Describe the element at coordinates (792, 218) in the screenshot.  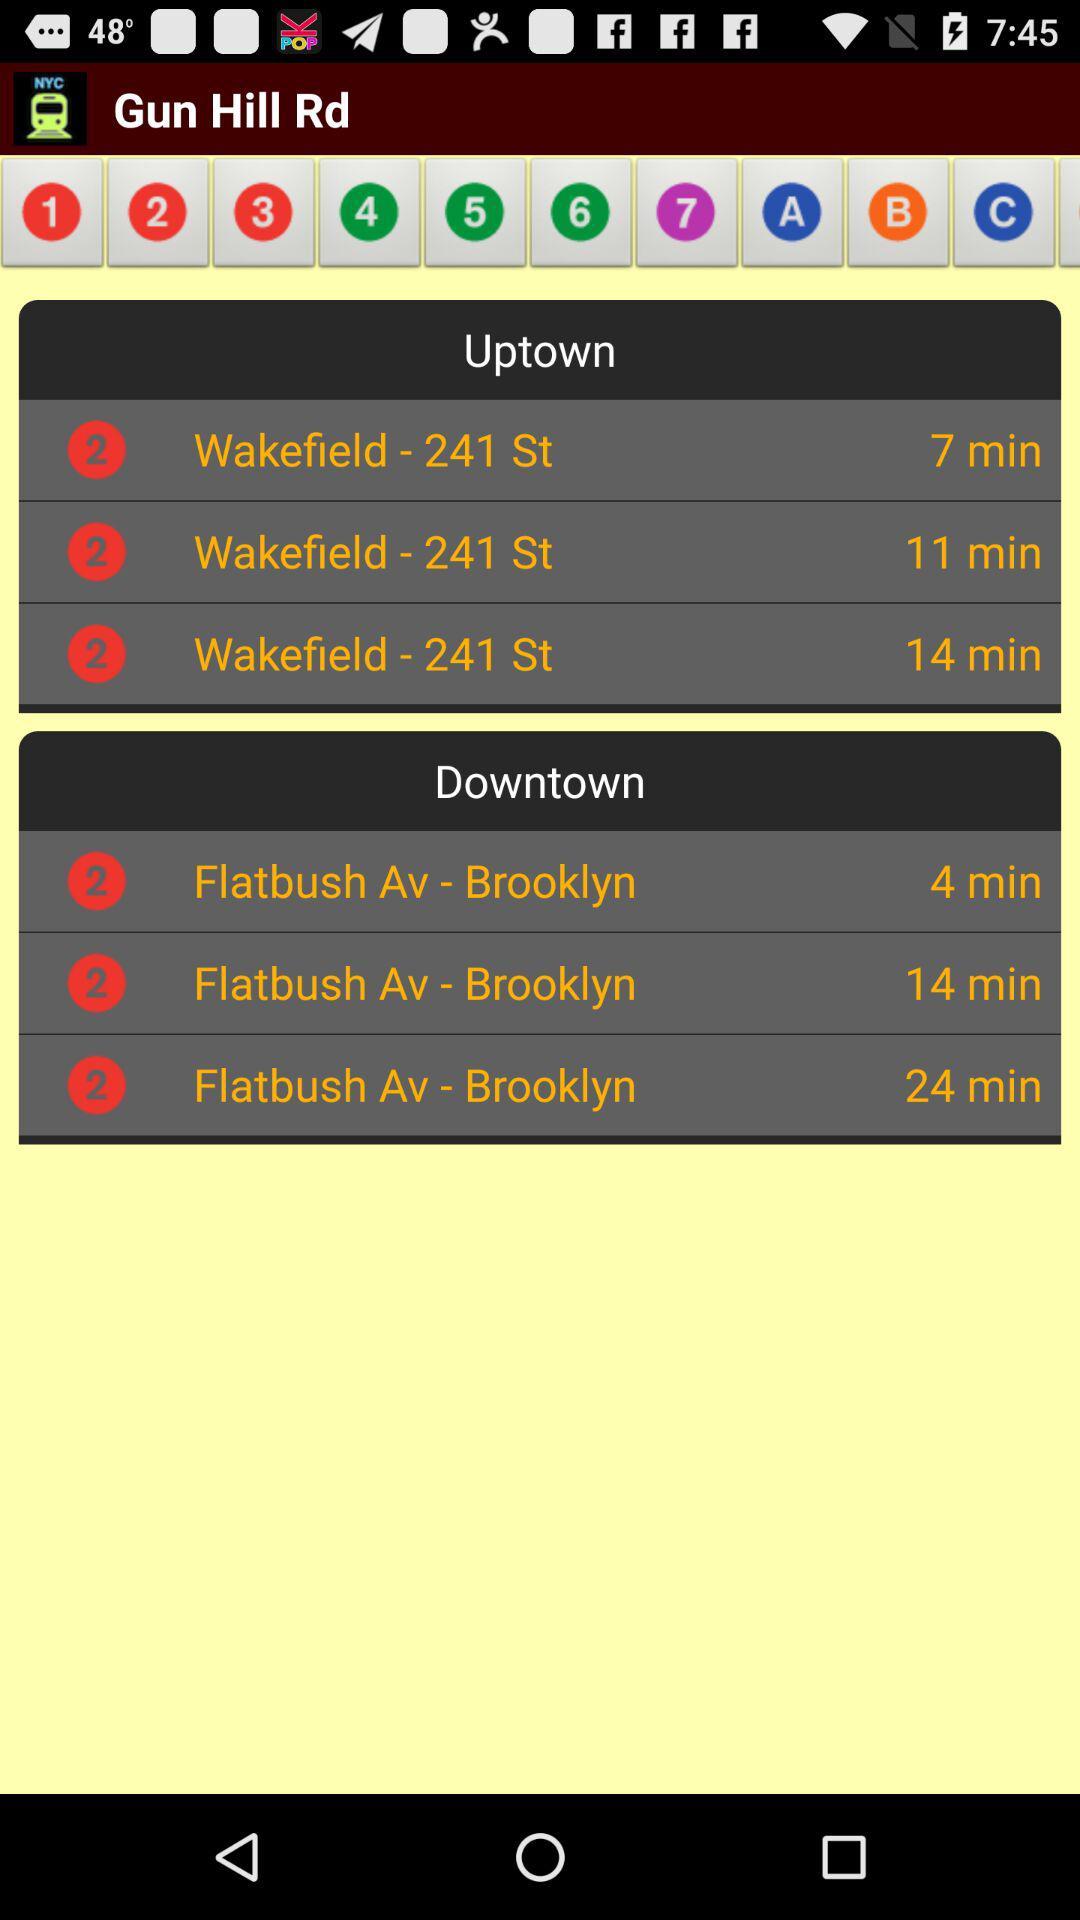
I see `the app above the uptown icon` at that location.